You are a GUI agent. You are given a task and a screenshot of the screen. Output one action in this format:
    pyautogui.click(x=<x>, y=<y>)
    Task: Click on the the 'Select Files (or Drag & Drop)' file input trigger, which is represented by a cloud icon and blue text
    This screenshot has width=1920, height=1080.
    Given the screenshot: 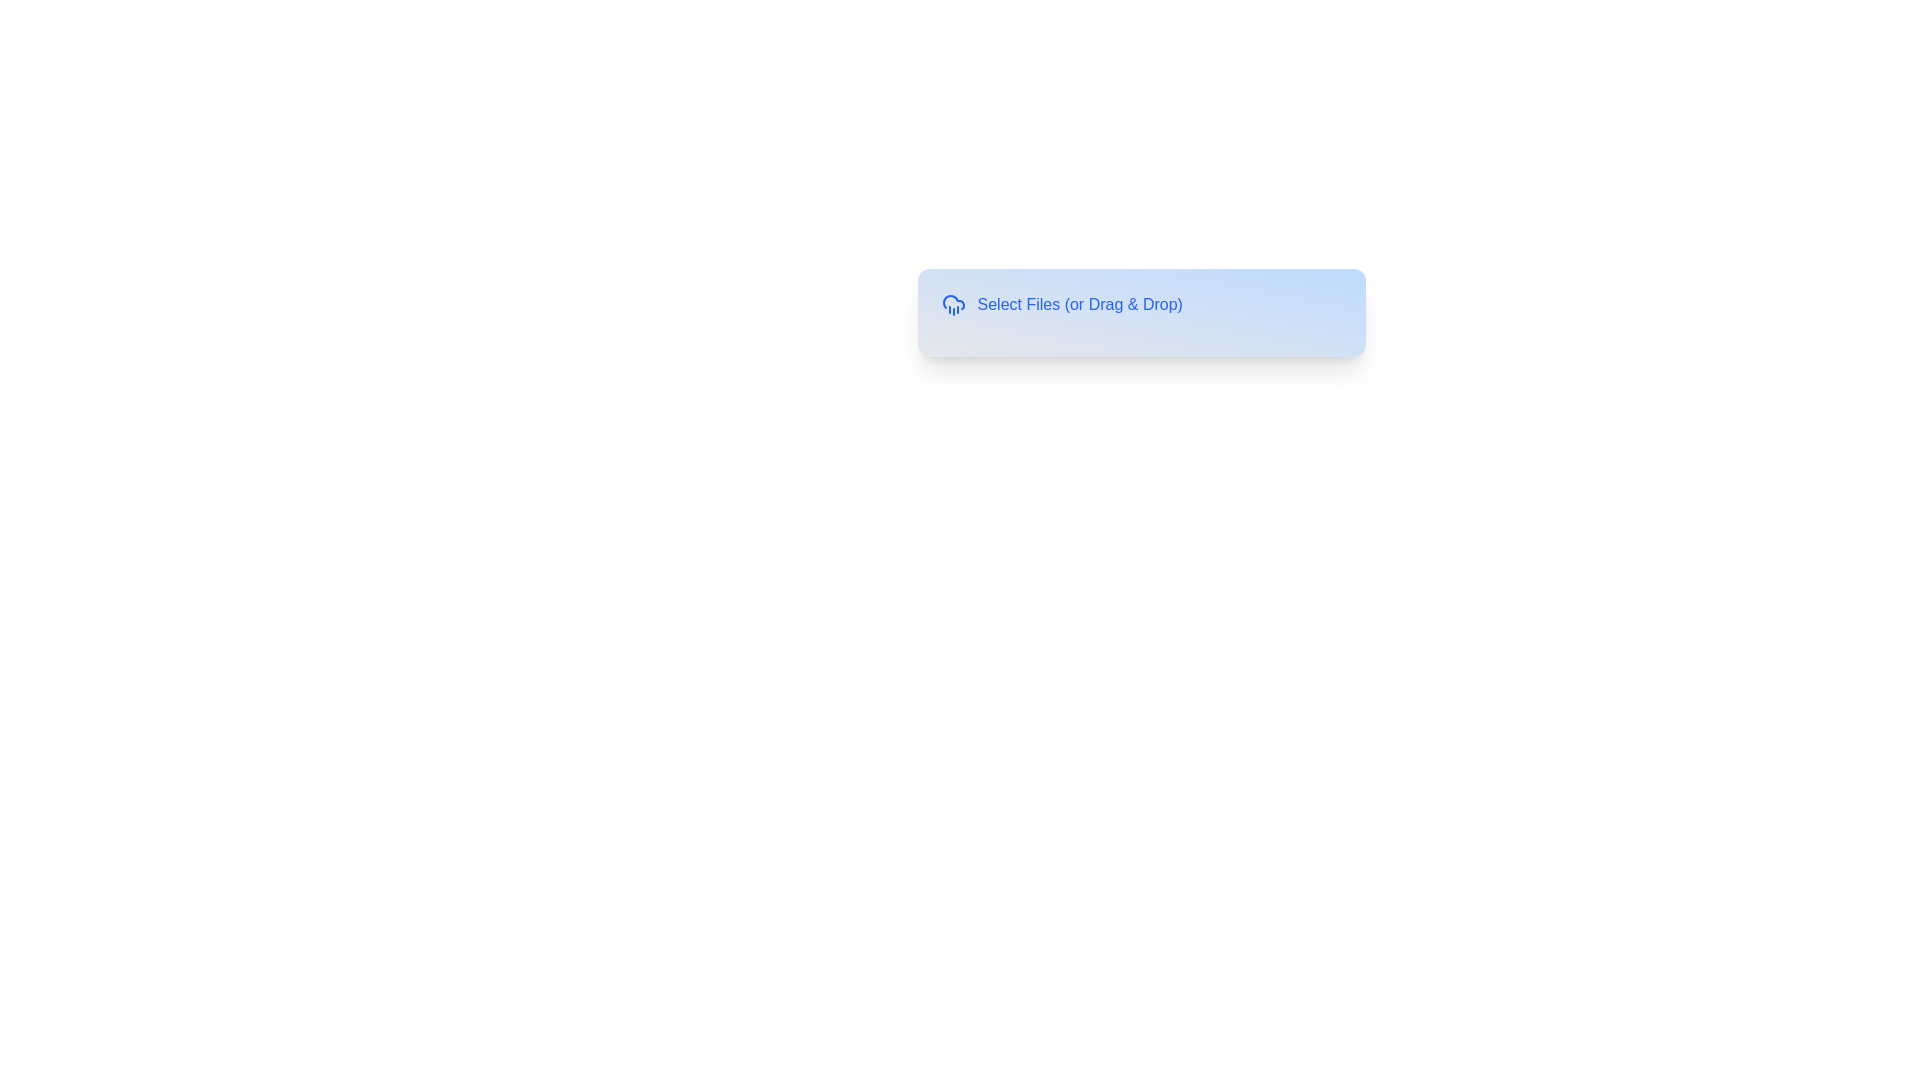 What is the action you would take?
    pyautogui.click(x=1141, y=304)
    